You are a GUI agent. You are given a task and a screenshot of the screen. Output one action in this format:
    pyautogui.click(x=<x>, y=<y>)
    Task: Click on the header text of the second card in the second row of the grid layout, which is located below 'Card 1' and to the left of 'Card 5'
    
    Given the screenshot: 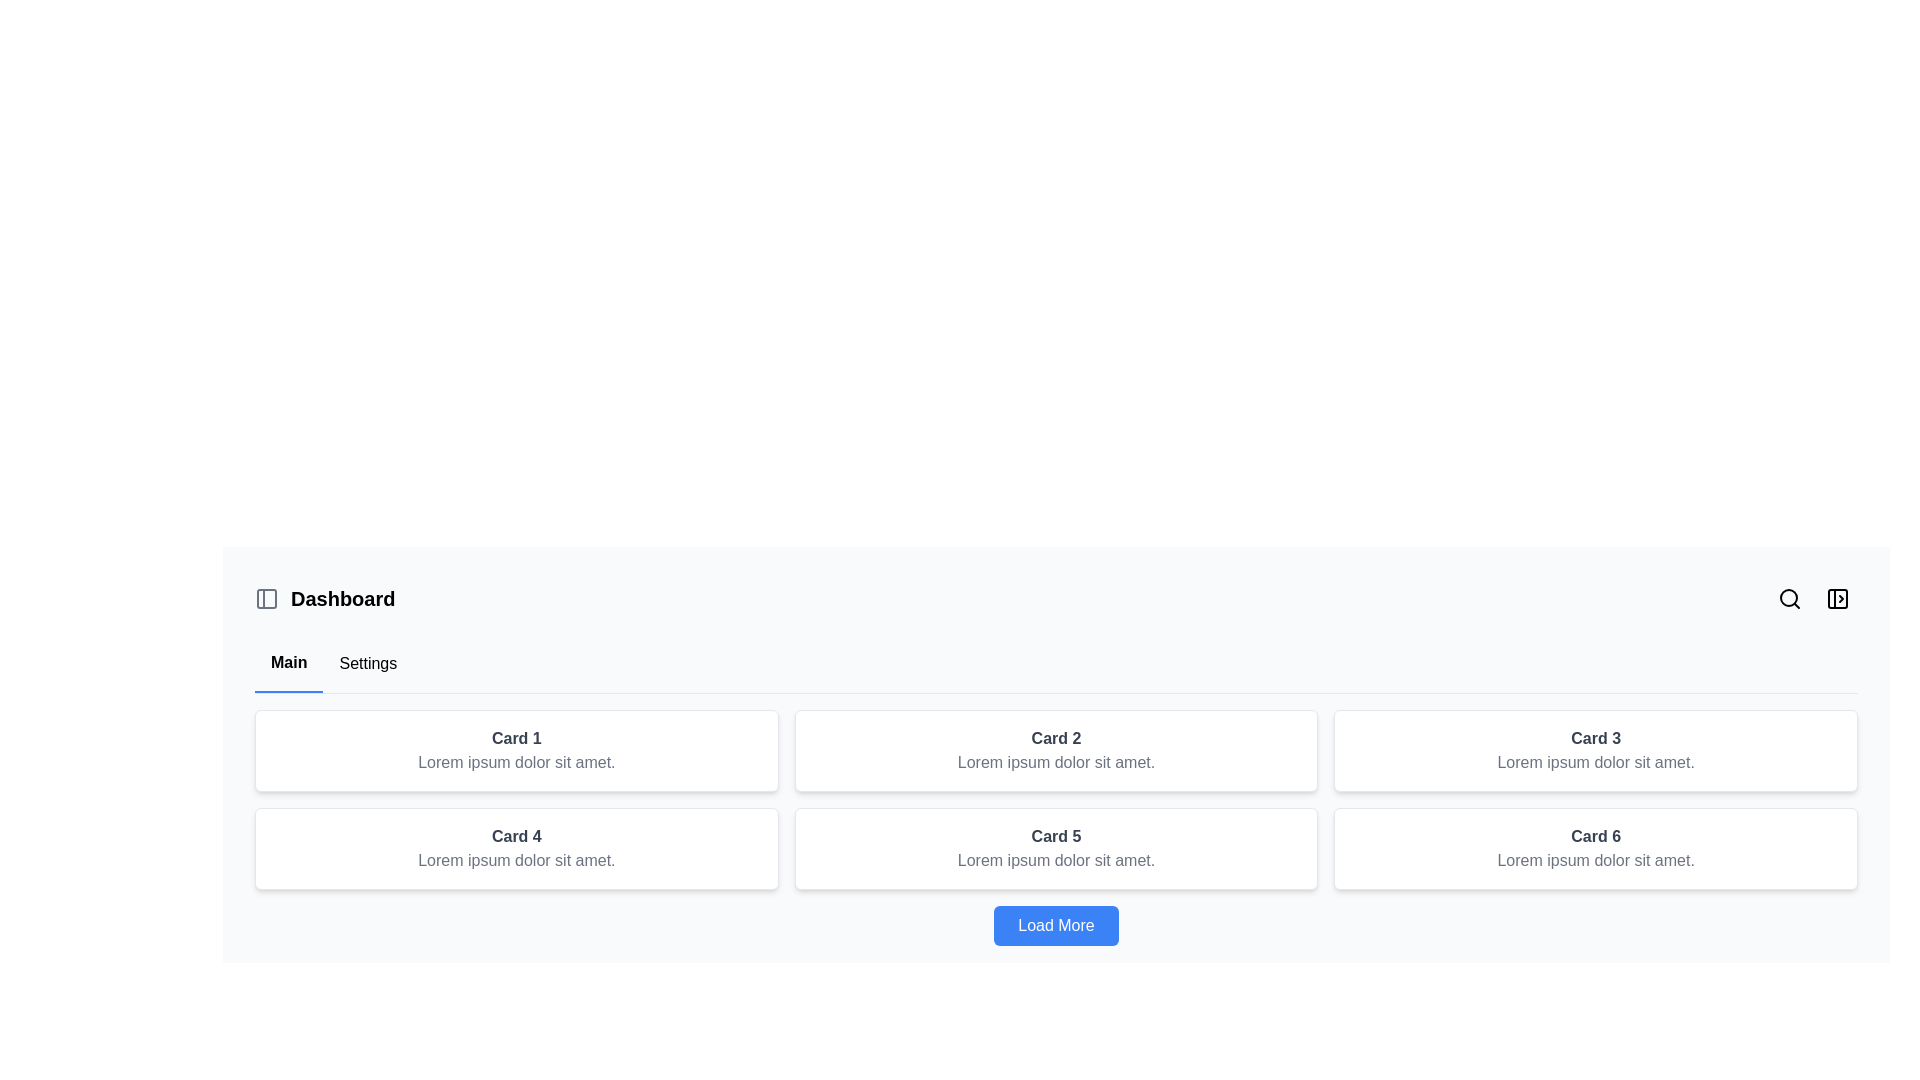 What is the action you would take?
    pyautogui.click(x=516, y=837)
    